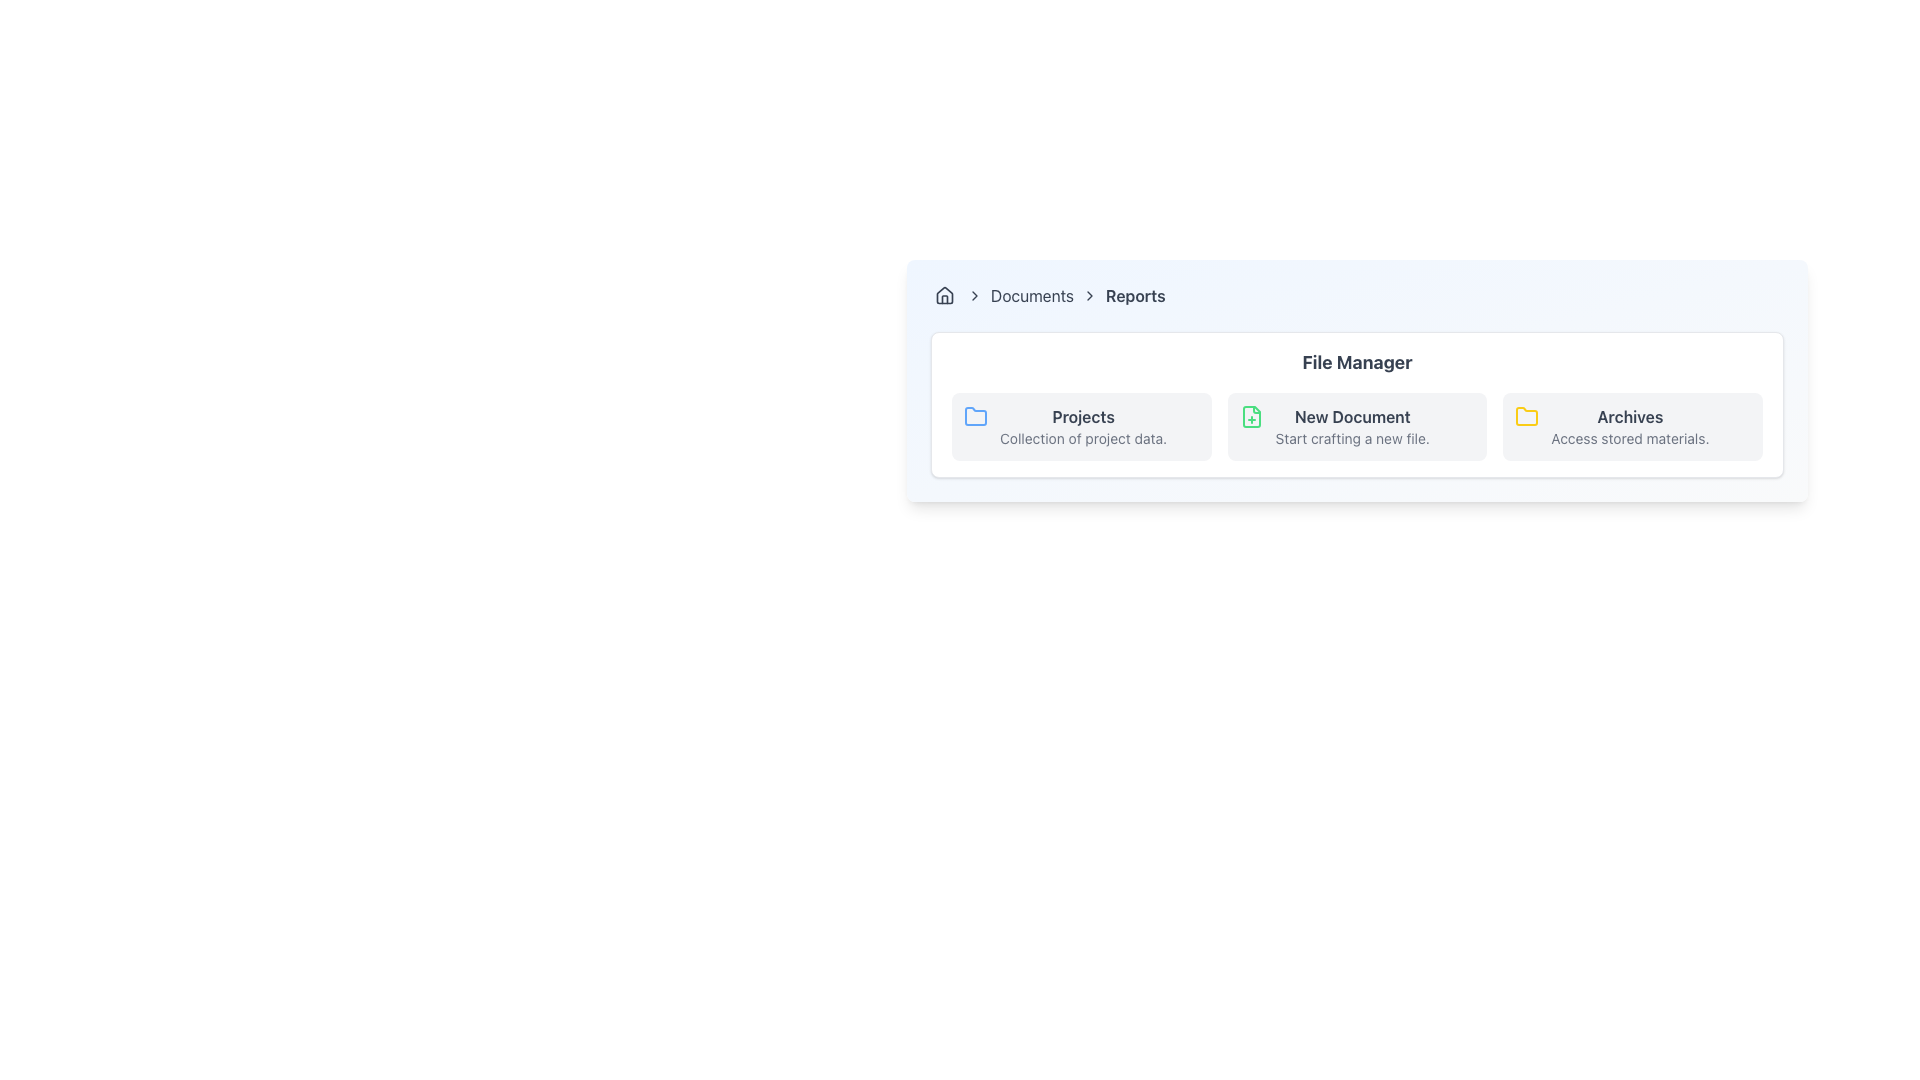 The image size is (1920, 1080). Describe the element at coordinates (1352, 426) in the screenshot. I see `the Text Label with Description that provides access to create a new document, located in the center of the horizontally arranged options under the 'File Manager' header` at that location.